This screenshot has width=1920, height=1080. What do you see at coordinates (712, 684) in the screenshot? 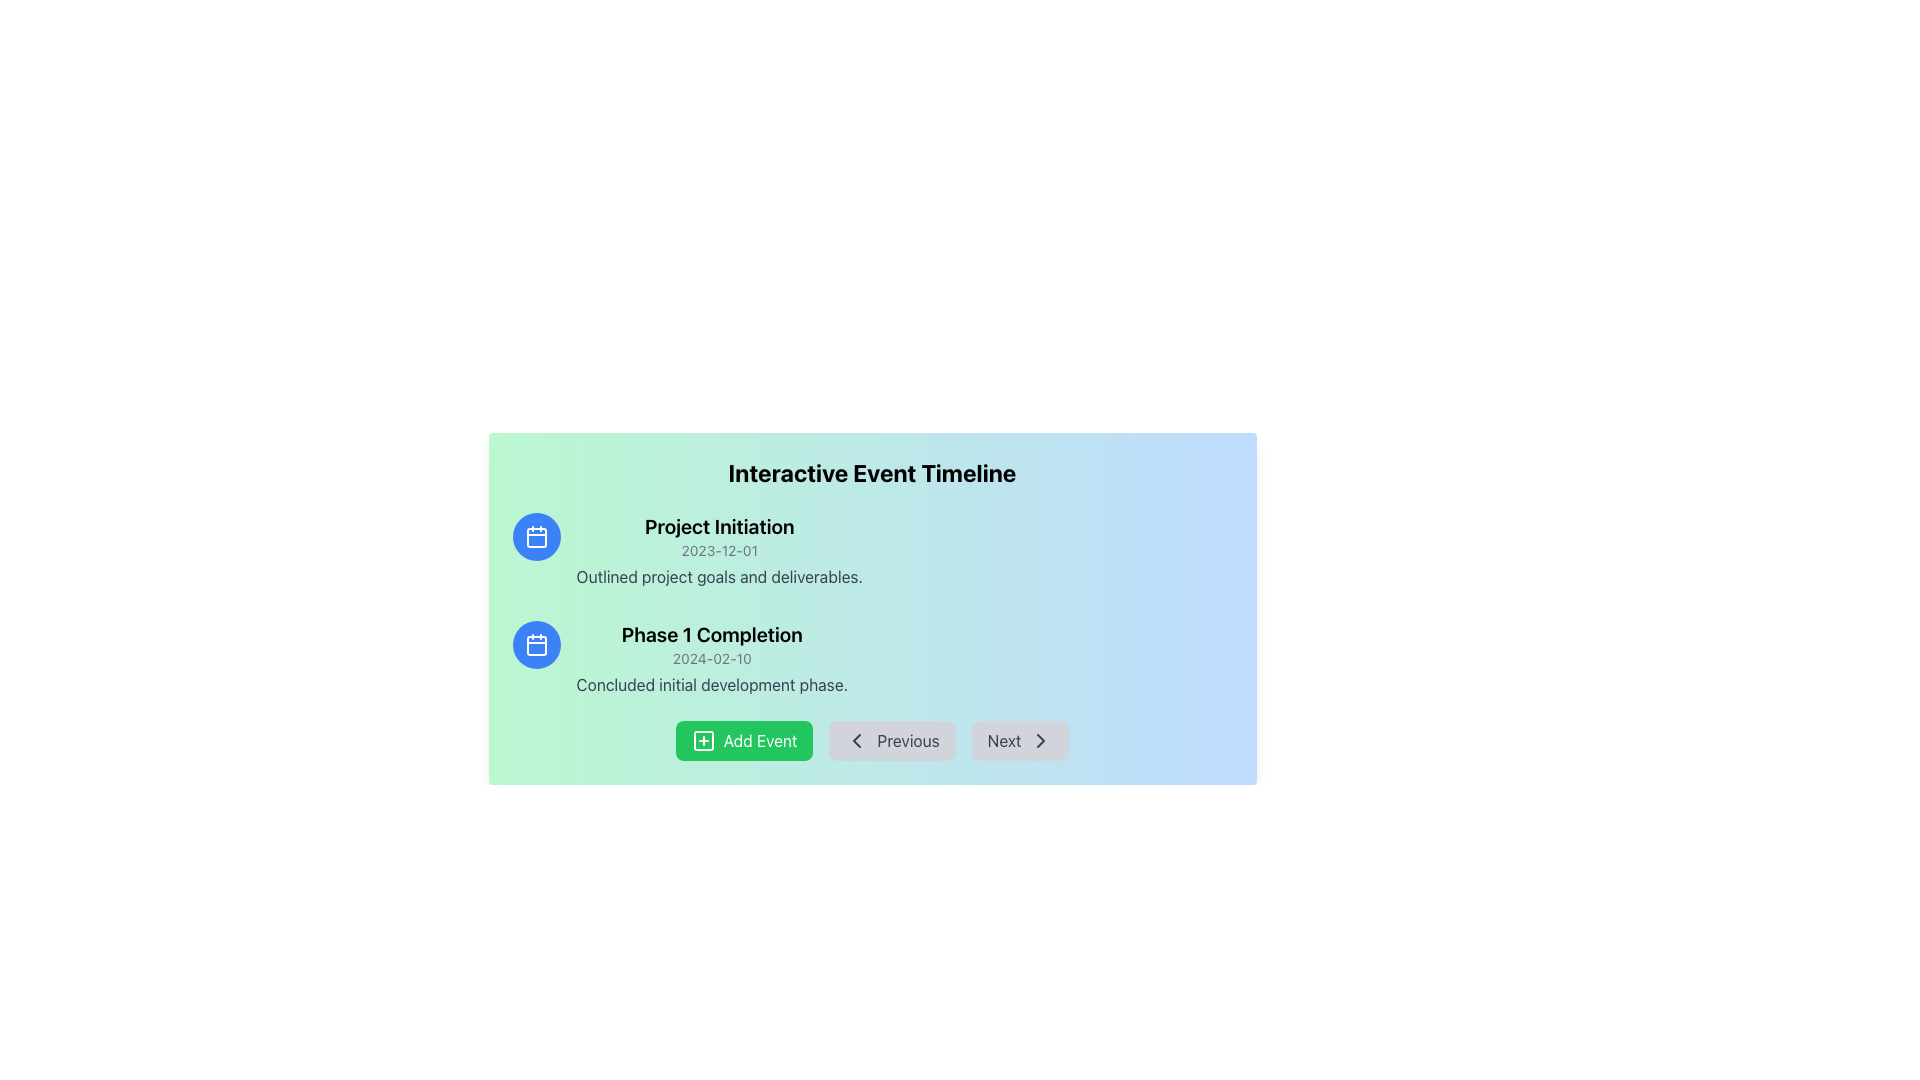
I see `the text label reading 'Concluded initial development phase.' which is displayed in gray on a light green background, positioned below '2024-02-10' in the 'Phase 1 Completion' section` at bounding box center [712, 684].